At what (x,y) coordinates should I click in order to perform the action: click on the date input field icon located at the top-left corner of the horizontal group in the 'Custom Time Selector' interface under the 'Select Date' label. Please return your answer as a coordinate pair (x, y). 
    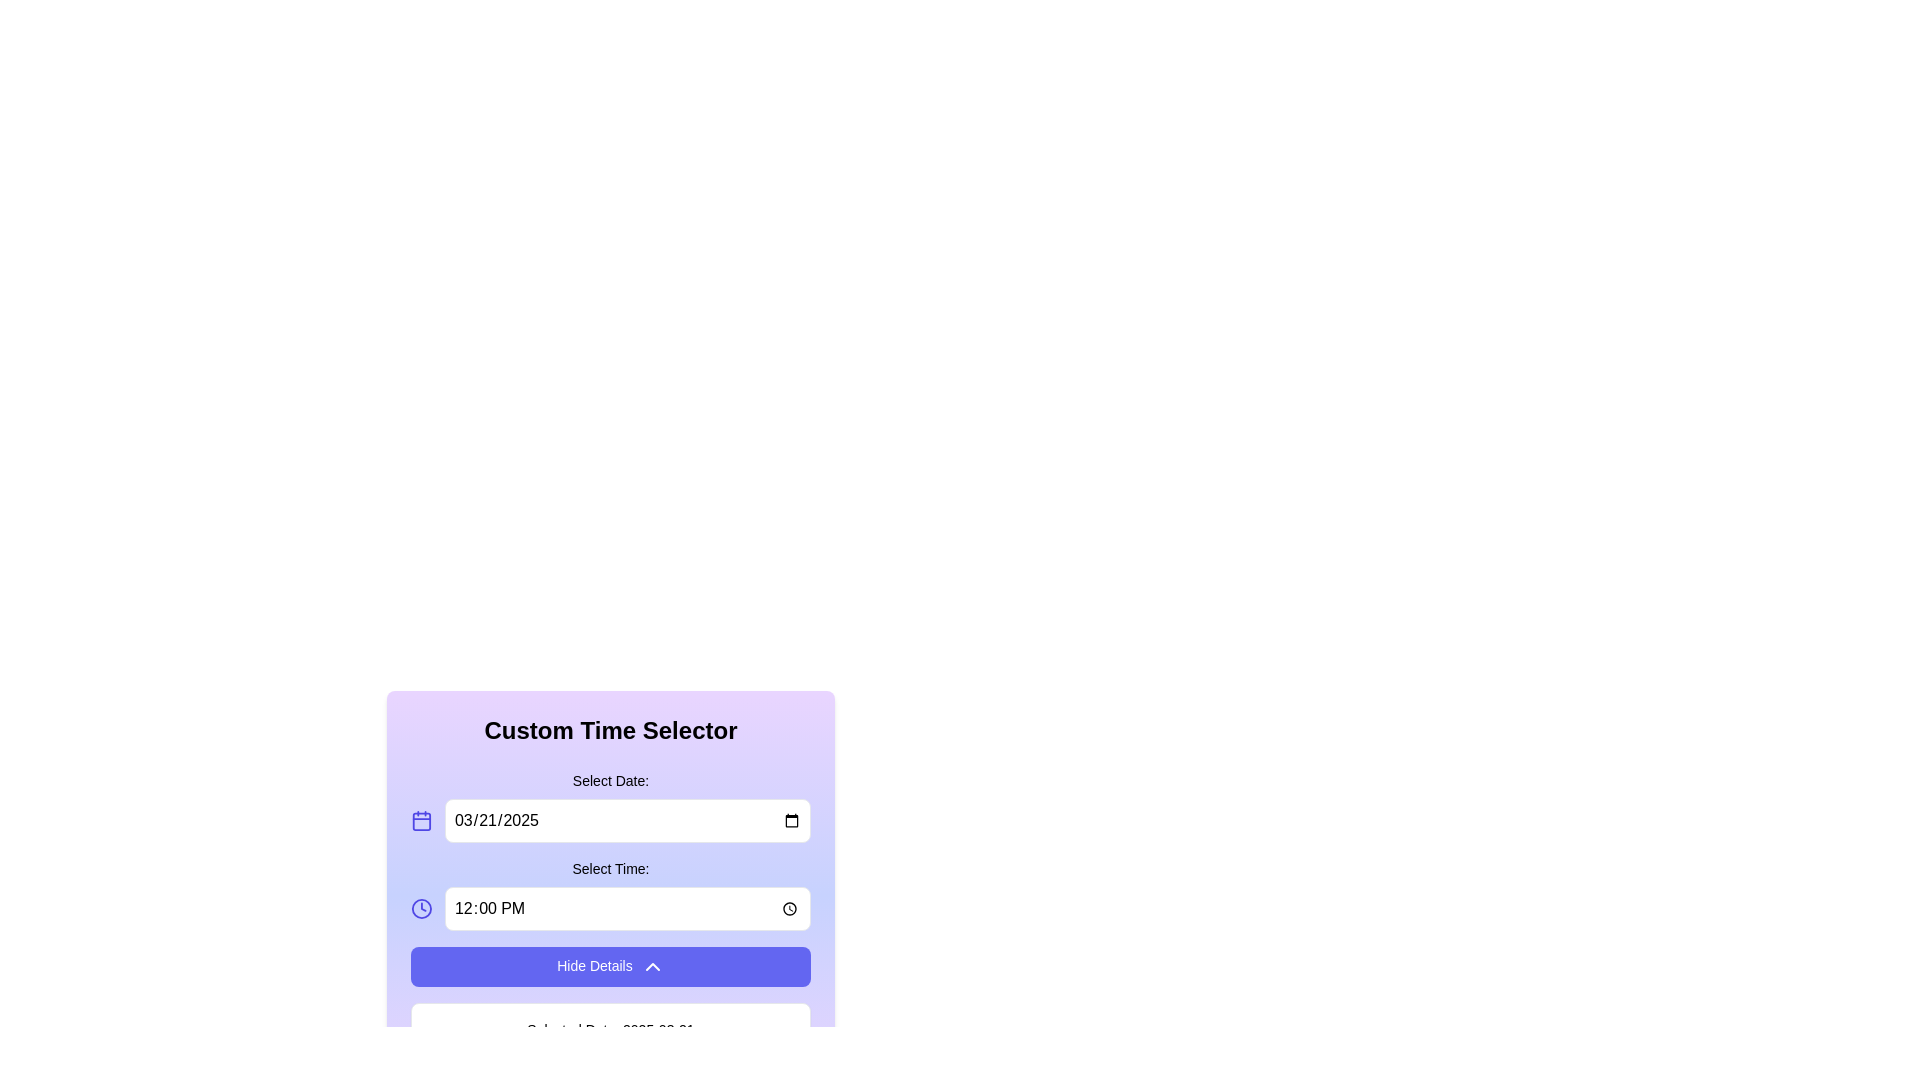
    Looking at the image, I should click on (421, 821).